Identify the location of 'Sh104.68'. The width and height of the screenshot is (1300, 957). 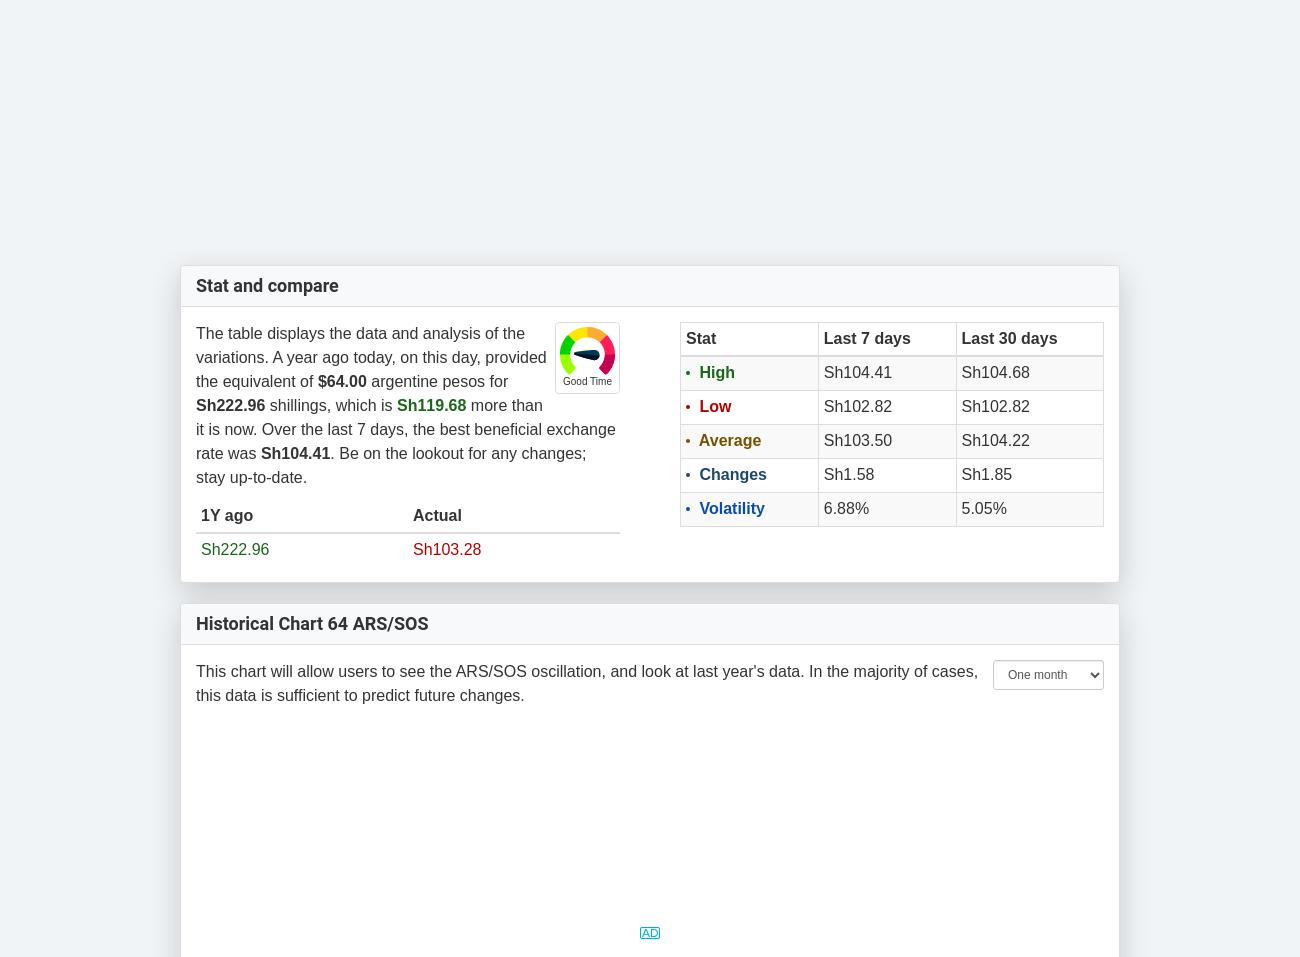
(994, 372).